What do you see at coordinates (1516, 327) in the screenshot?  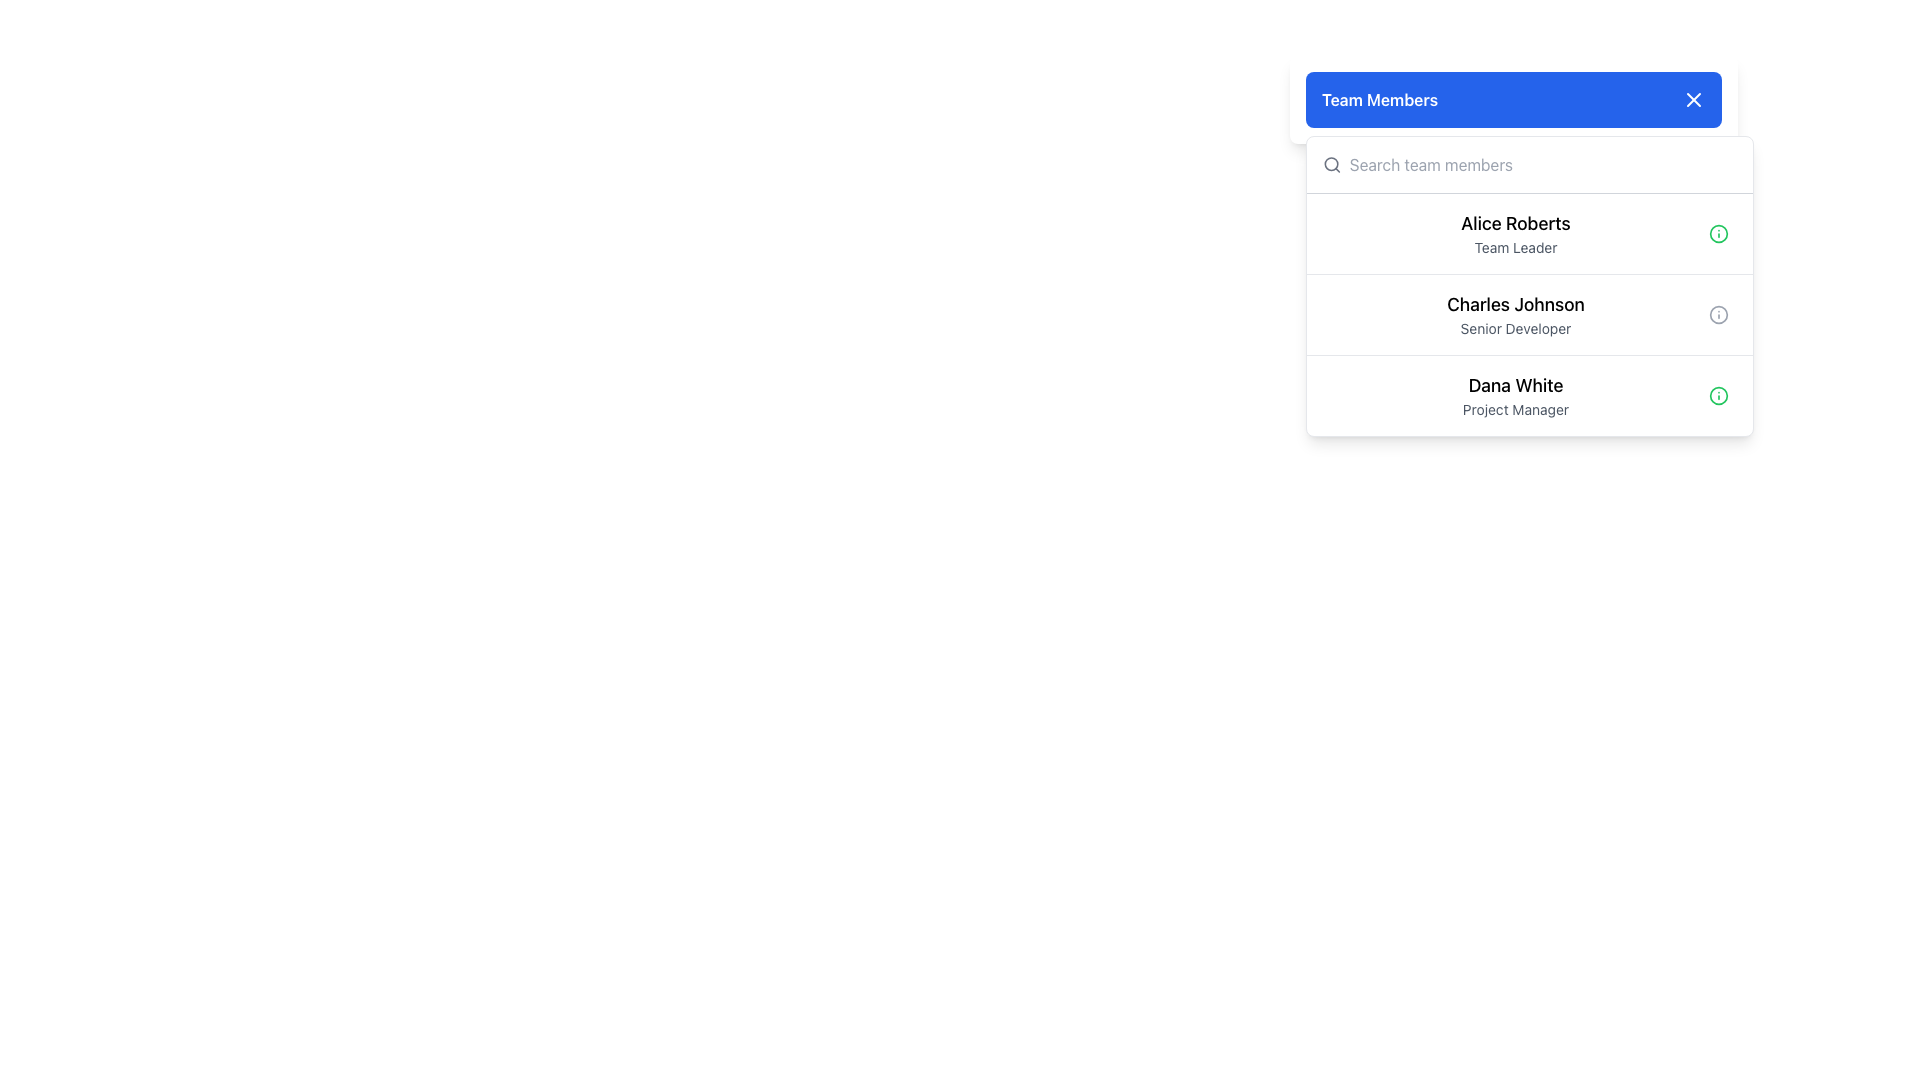 I see `the text label reading 'Senior Developer' which is styled in a smaller font and gray color, located directly below 'Charles Johnson' in the dropdown panel titled 'Team Members'` at bounding box center [1516, 327].